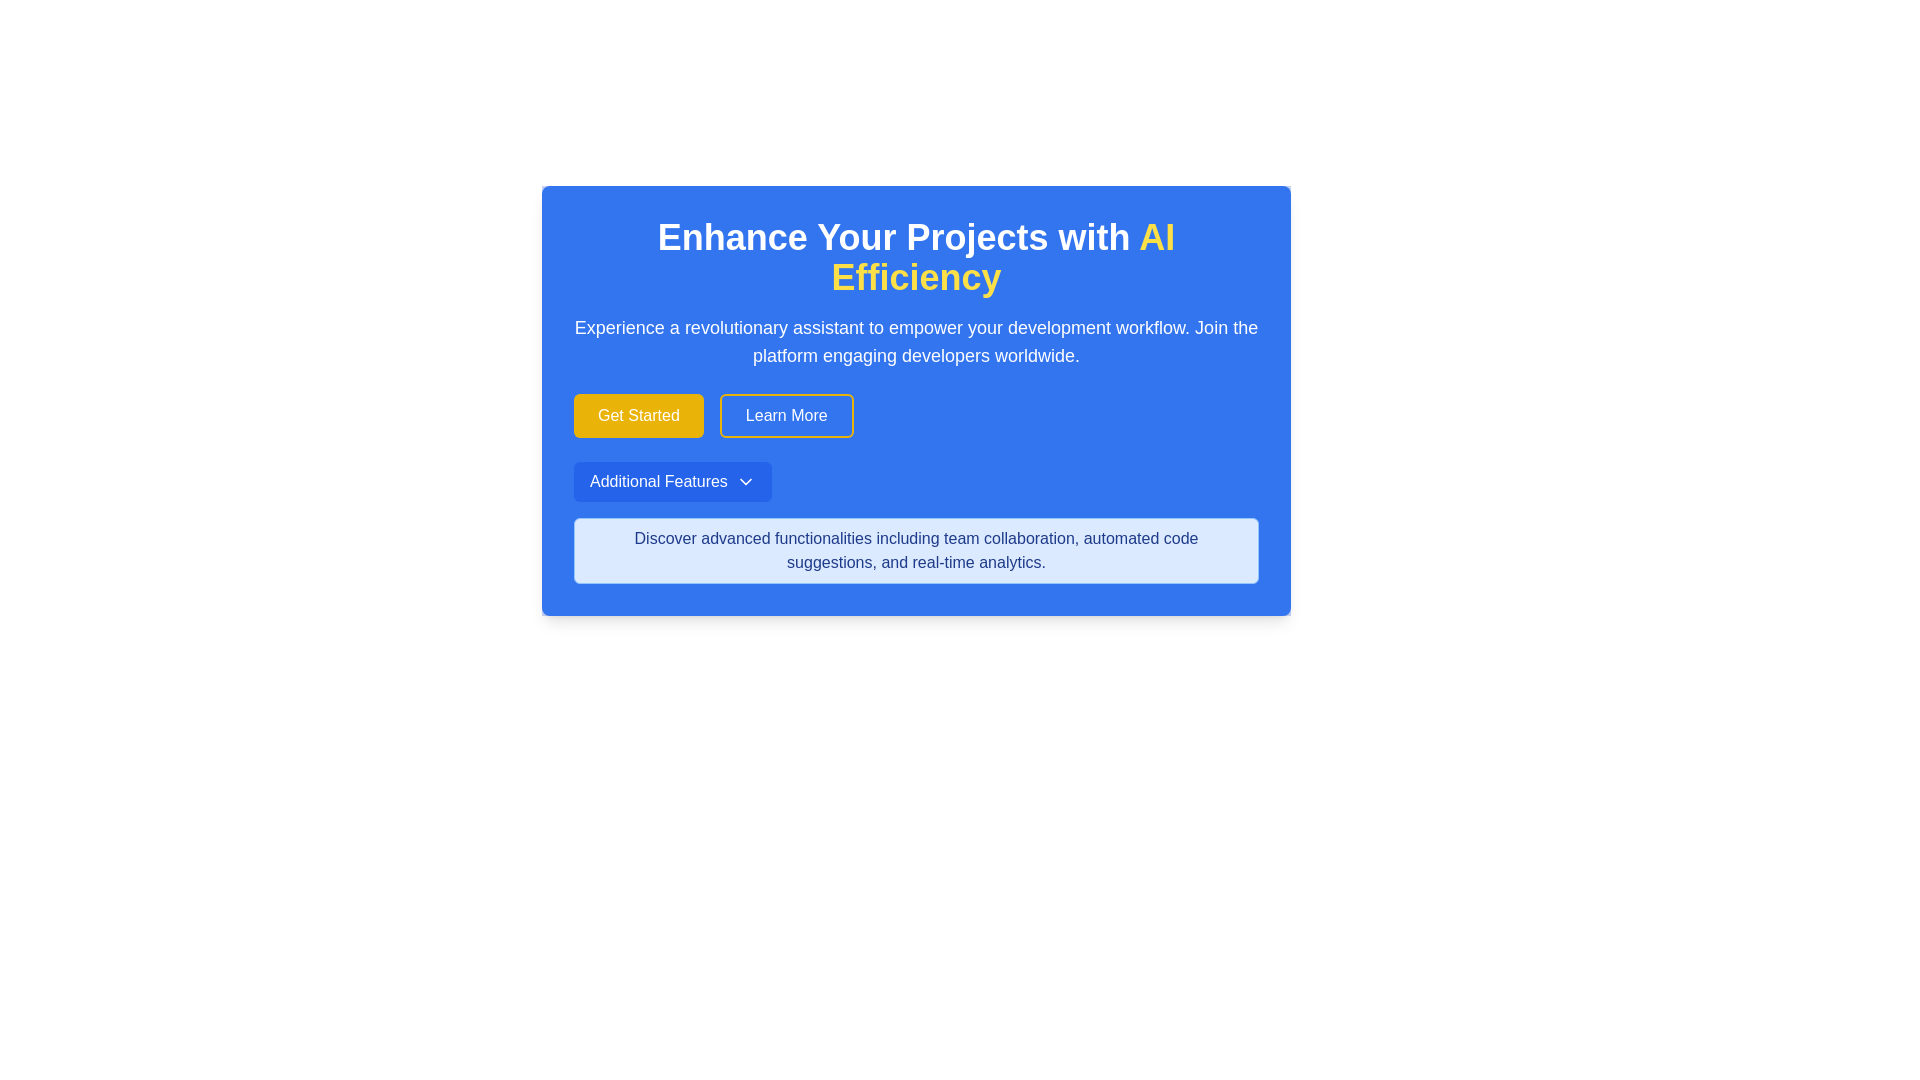  What do you see at coordinates (1003, 256) in the screenshot?
I see `the static text element 'AI Efficiency' which is part of a prominent heading and is located at the rightmost boundary of the phrase 'Enhance Your Projects with AI Efficiency'` at bounding box center [1003, 256].